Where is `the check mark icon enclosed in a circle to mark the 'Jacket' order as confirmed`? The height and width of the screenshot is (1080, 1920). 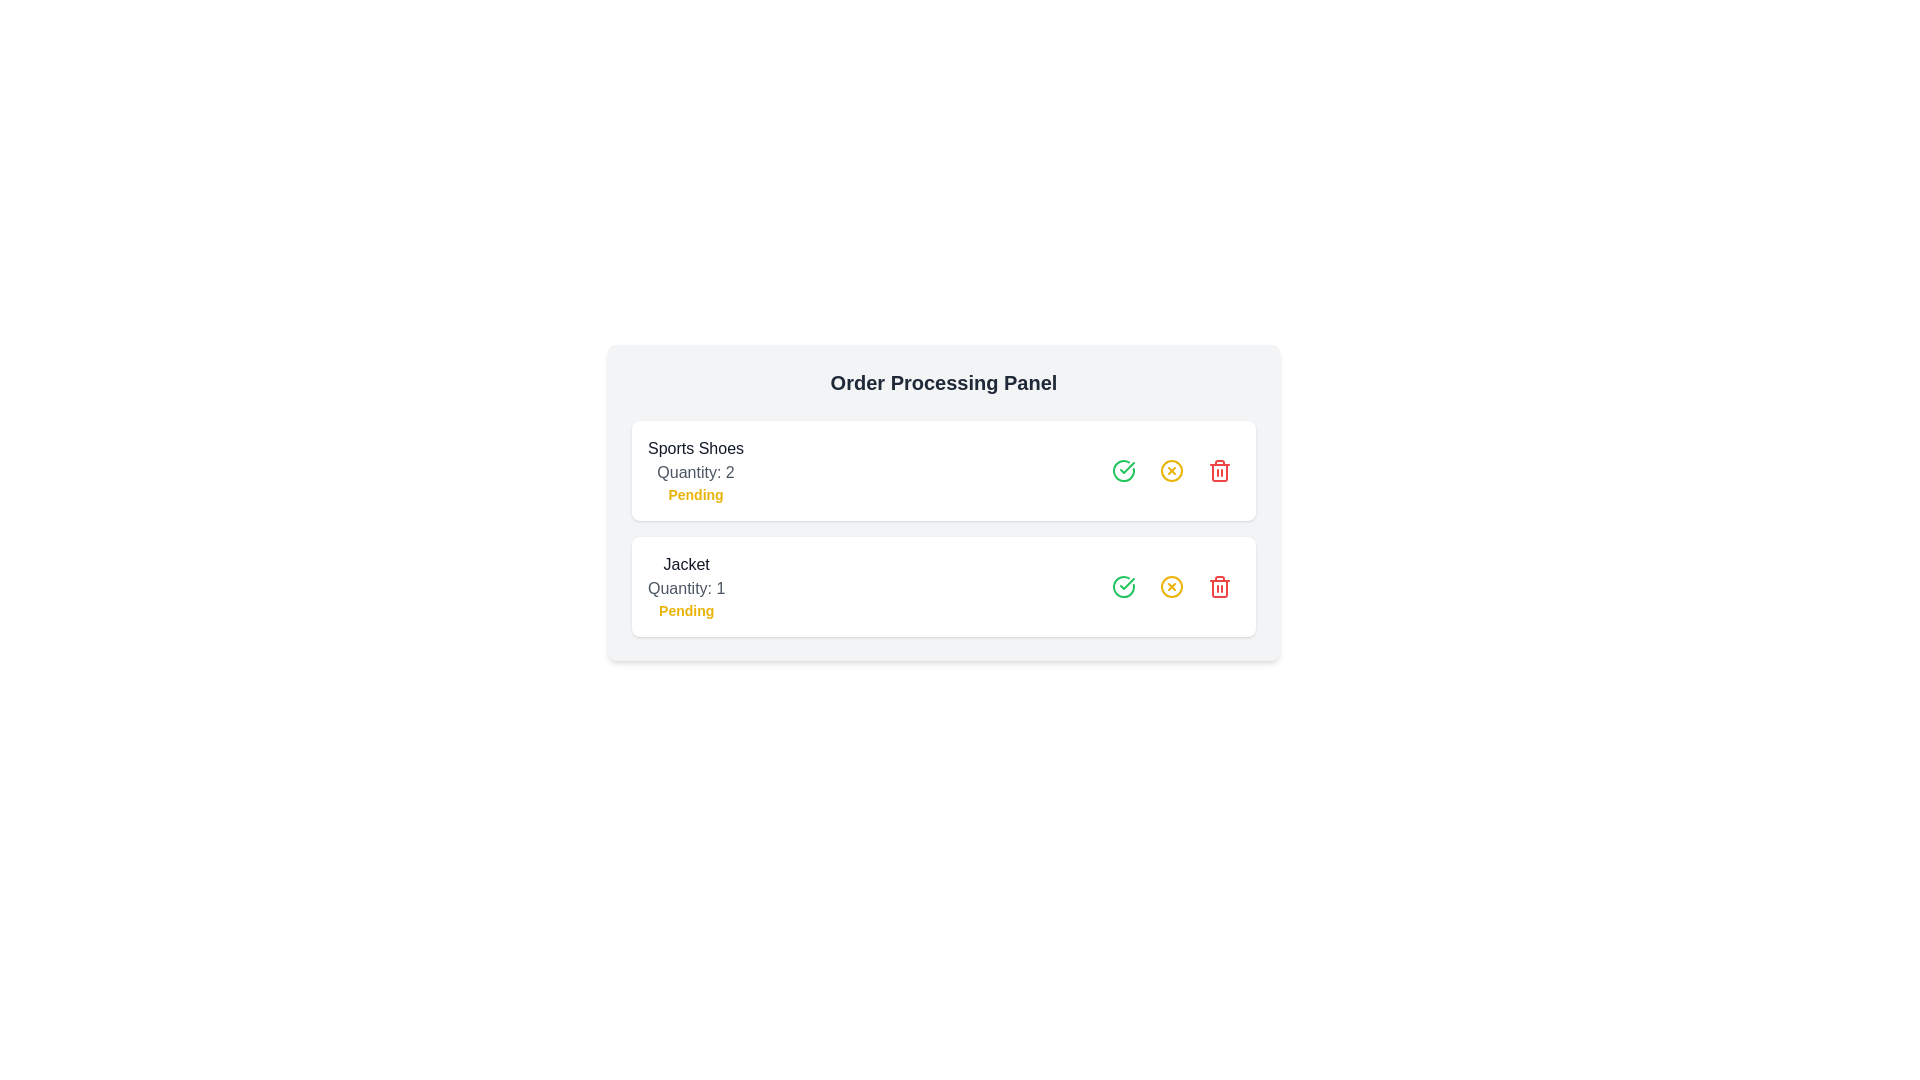 the check mark icon enclosed in a circle to mark the 'Jacket' order as confirmed is located at coordinates (1123, 585).